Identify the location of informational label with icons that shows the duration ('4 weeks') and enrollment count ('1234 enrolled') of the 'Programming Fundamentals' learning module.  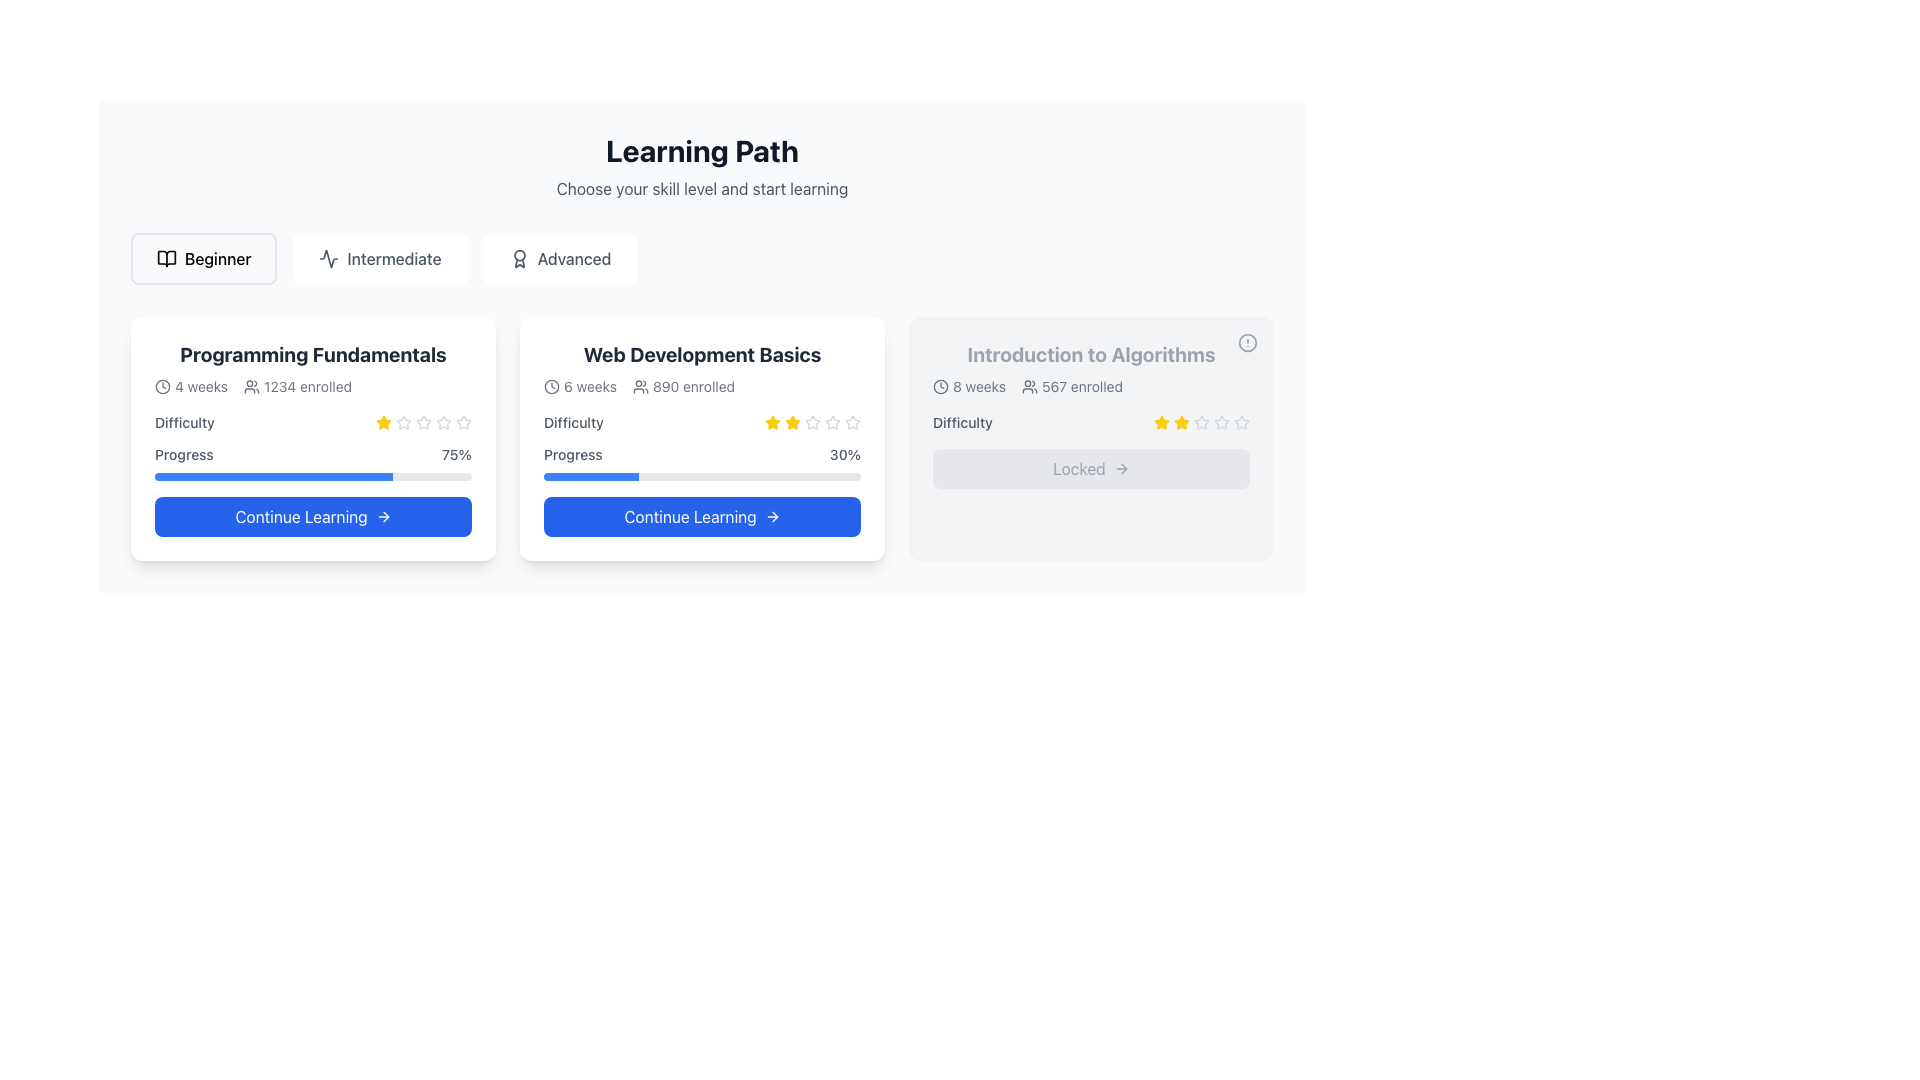
(312, 386).